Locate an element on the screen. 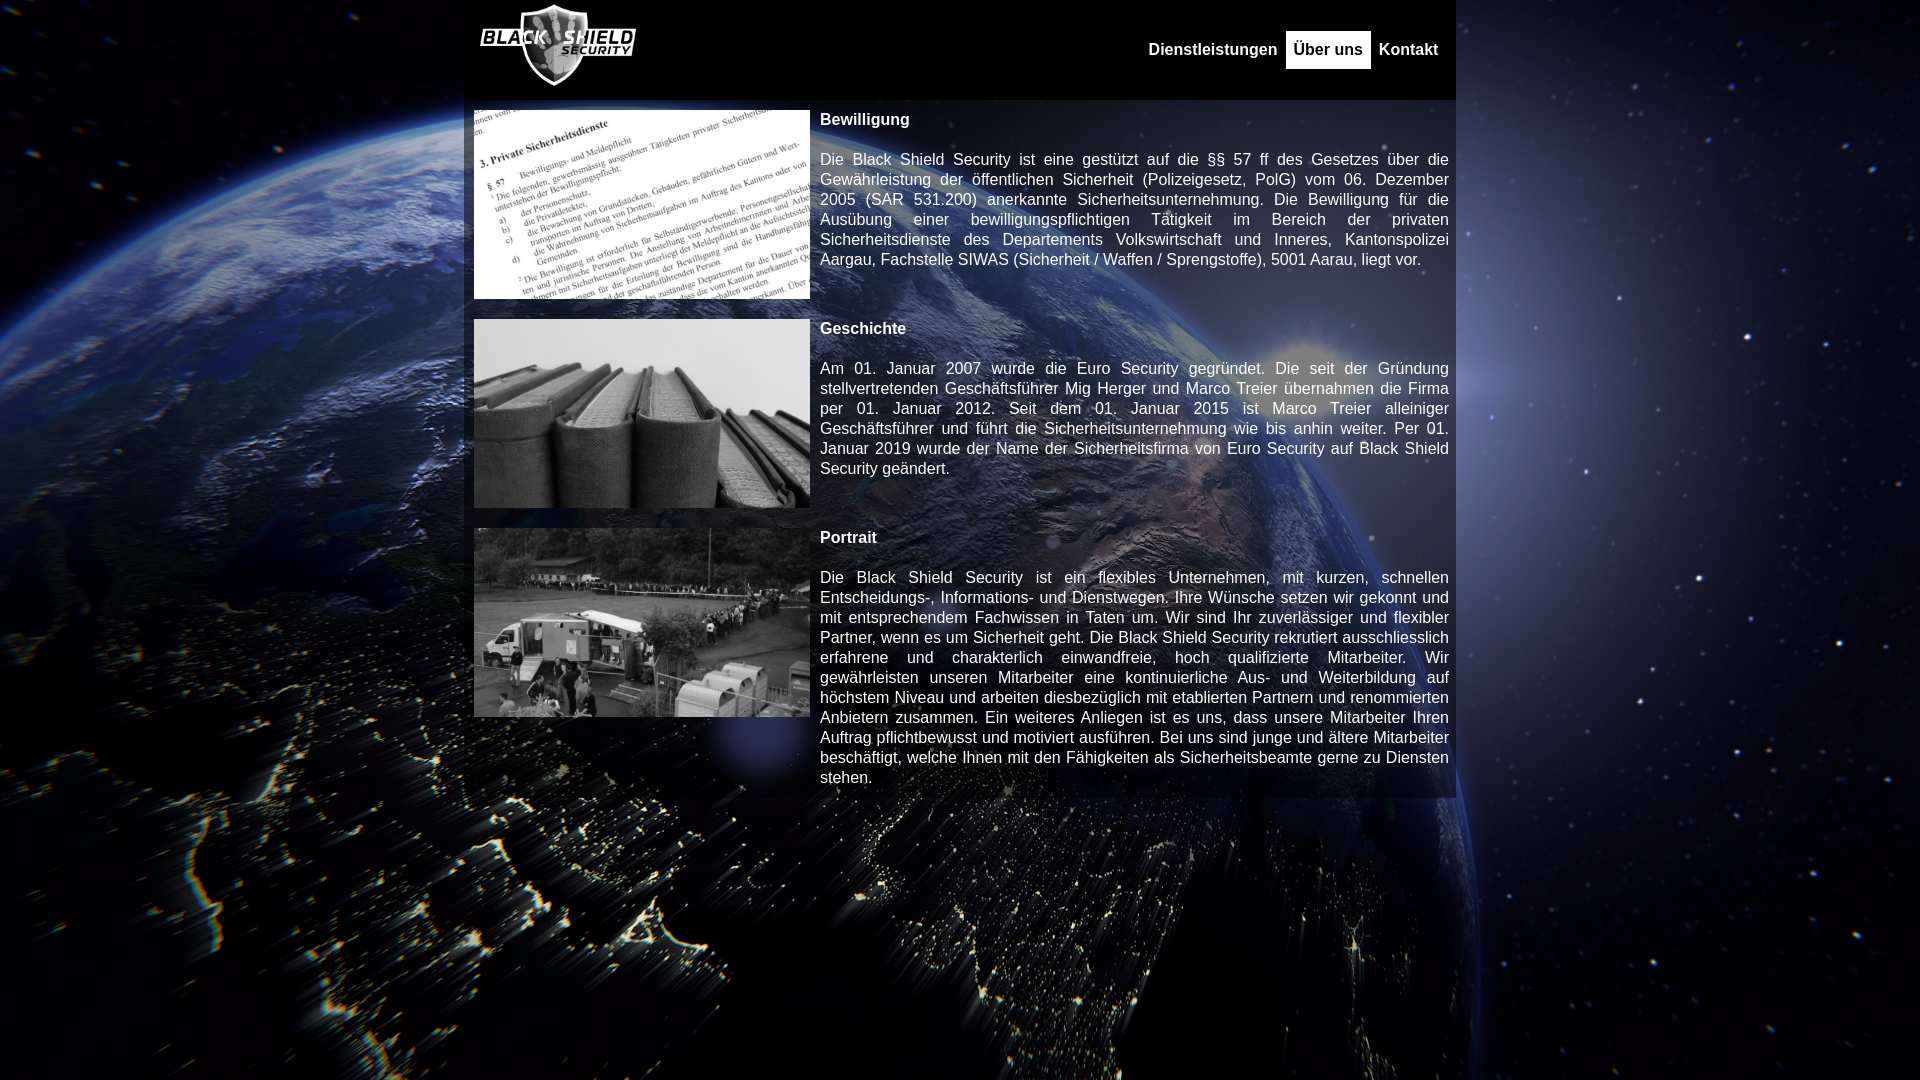  'Kontakt' is located at coordinates (1408, 49).